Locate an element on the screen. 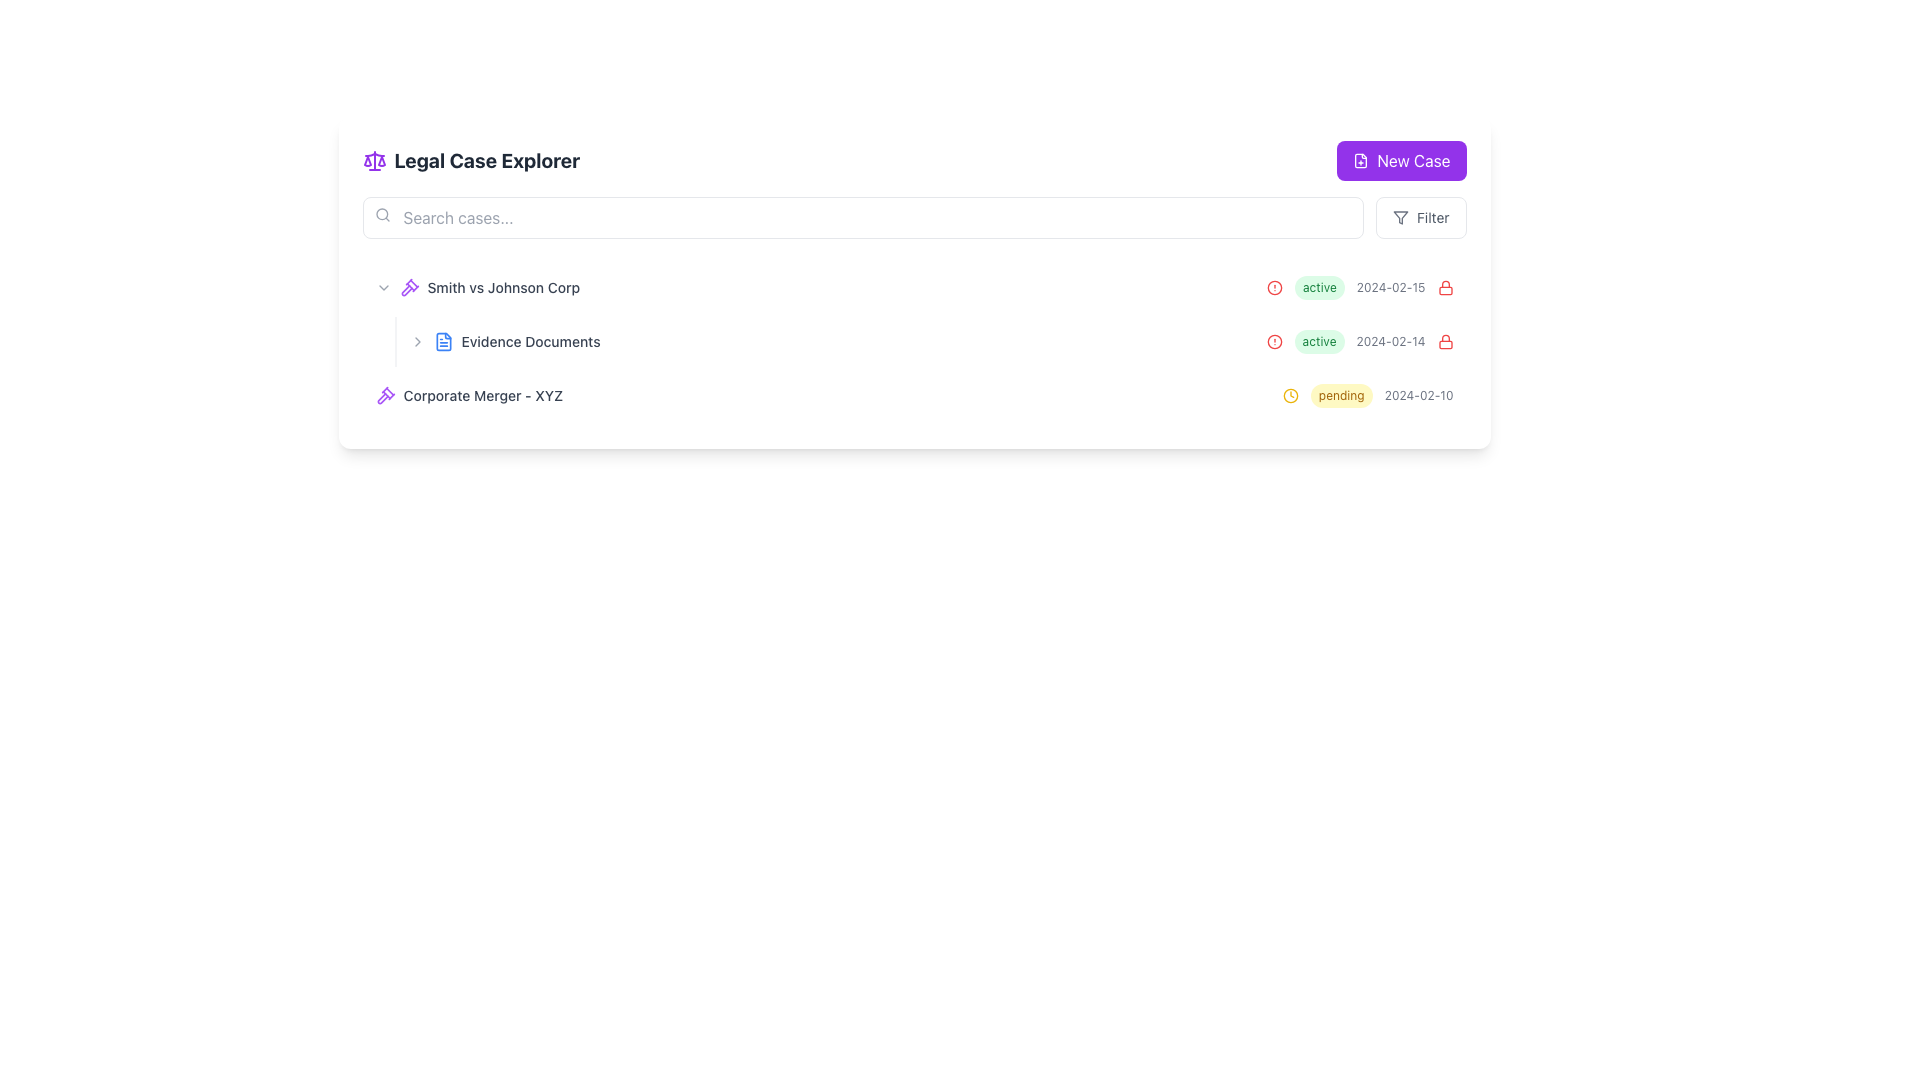 The width and height of the screenshot is (1920, 1080). the scales icon located in the top-left corner of the application header, which is part of the SVG-based logo for 'Legal Case Explorer' is located at coordinates (367, 160).